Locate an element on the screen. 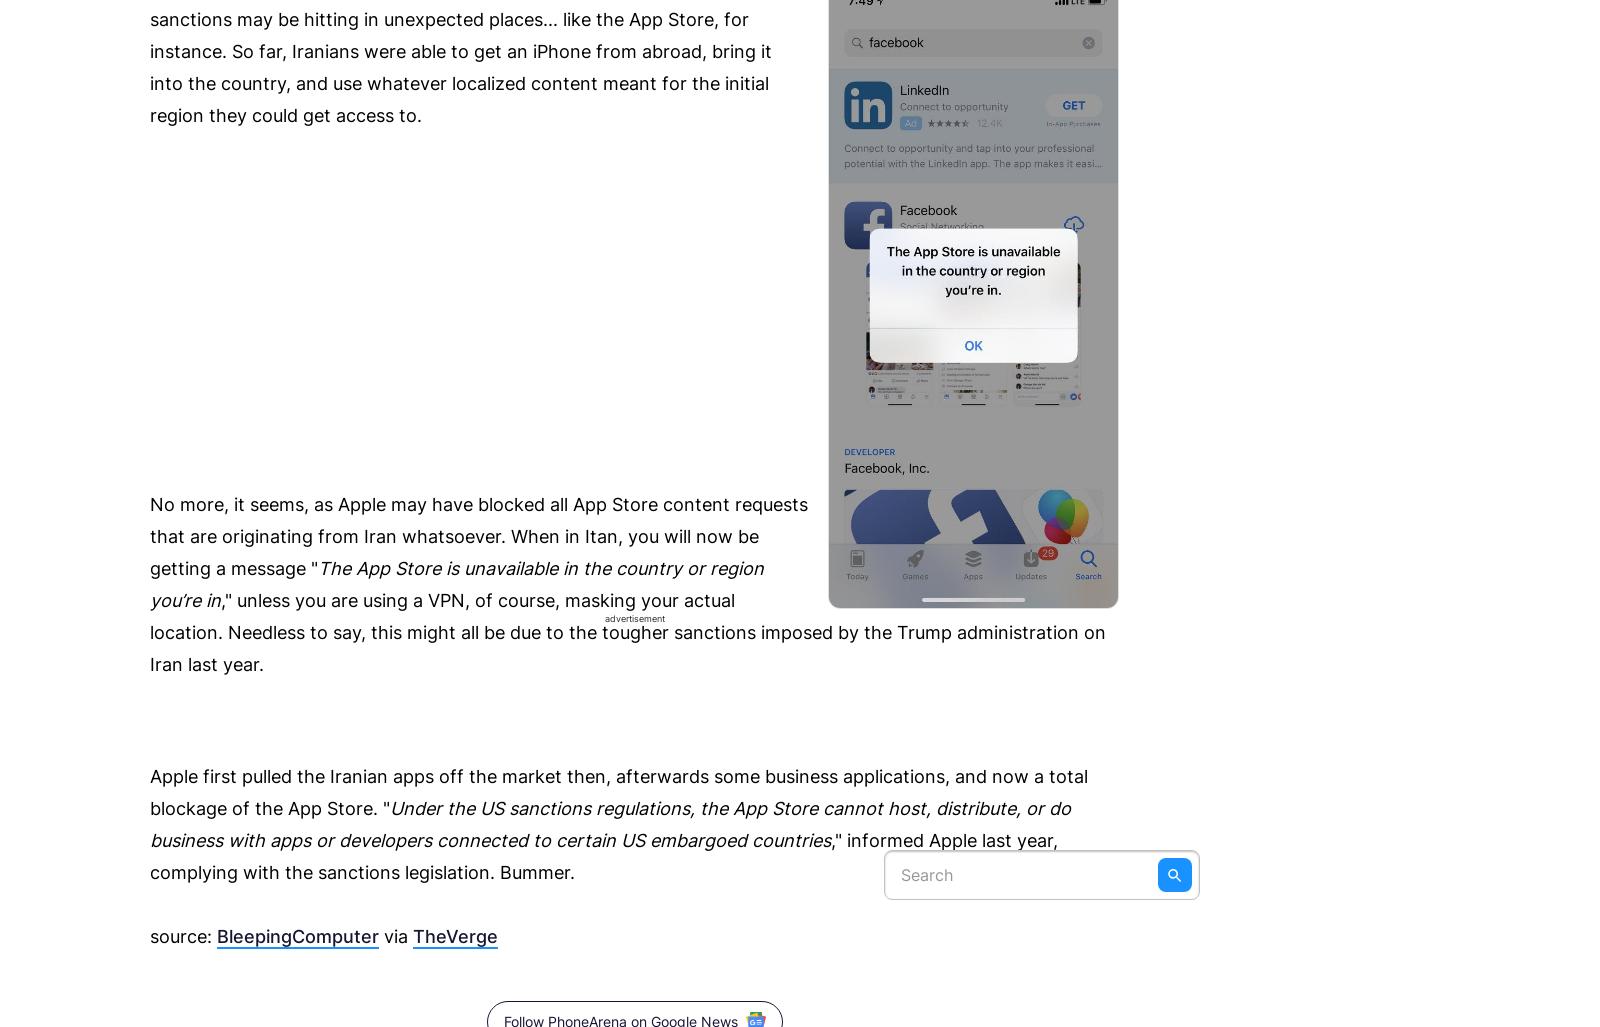 Image resolution: width=1600 pixels, height=1027 pixels. 'Cookies' is located at coordinates (1160, 76).